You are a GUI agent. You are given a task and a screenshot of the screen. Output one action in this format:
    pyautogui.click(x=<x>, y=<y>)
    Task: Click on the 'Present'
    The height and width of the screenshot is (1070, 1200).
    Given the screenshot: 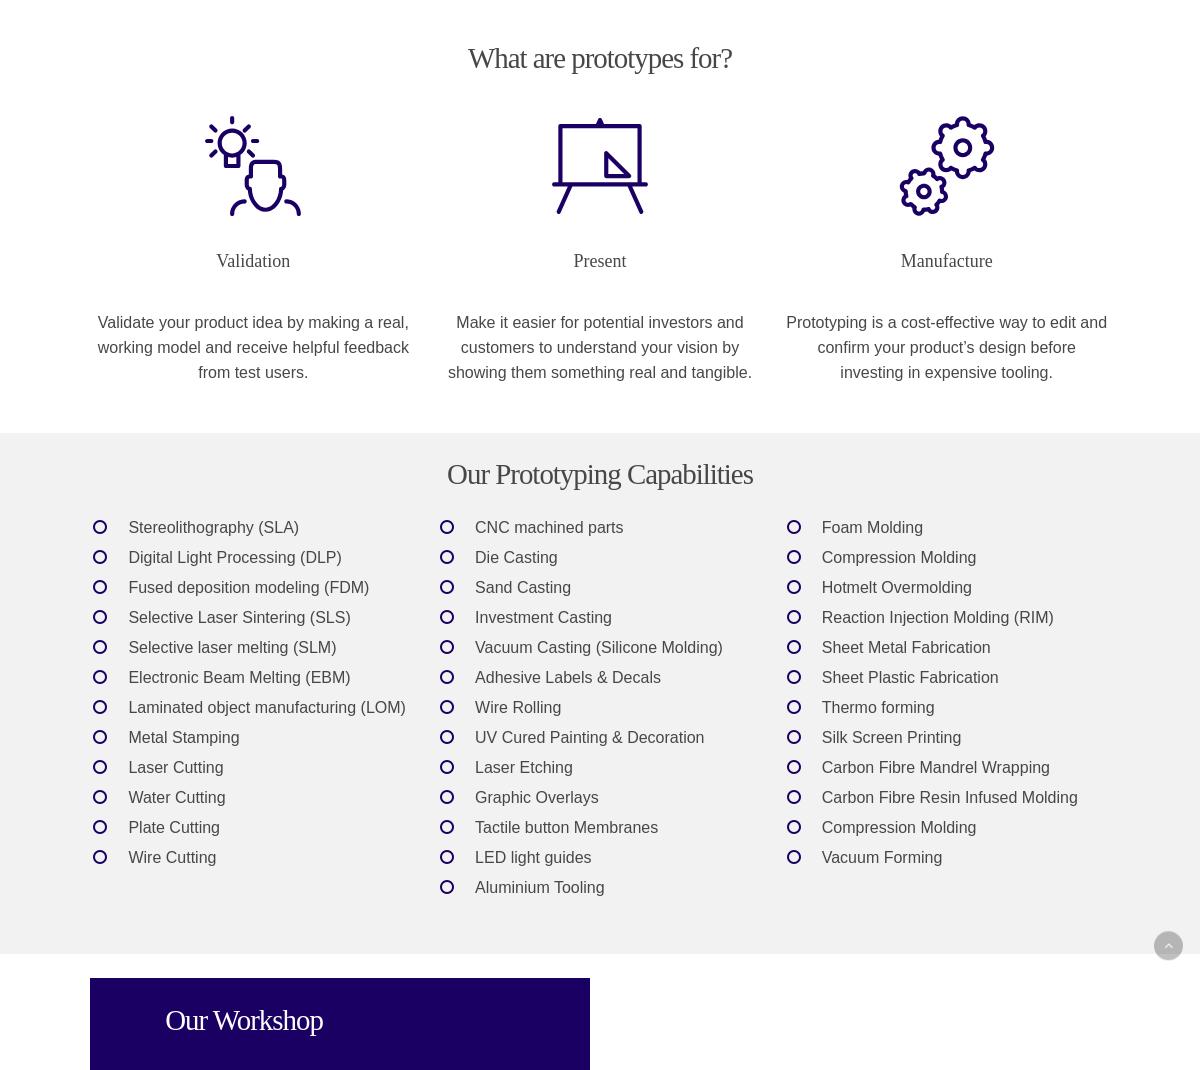 What is the action you would take?
    pyautogui.click(x=598, y=259)
    